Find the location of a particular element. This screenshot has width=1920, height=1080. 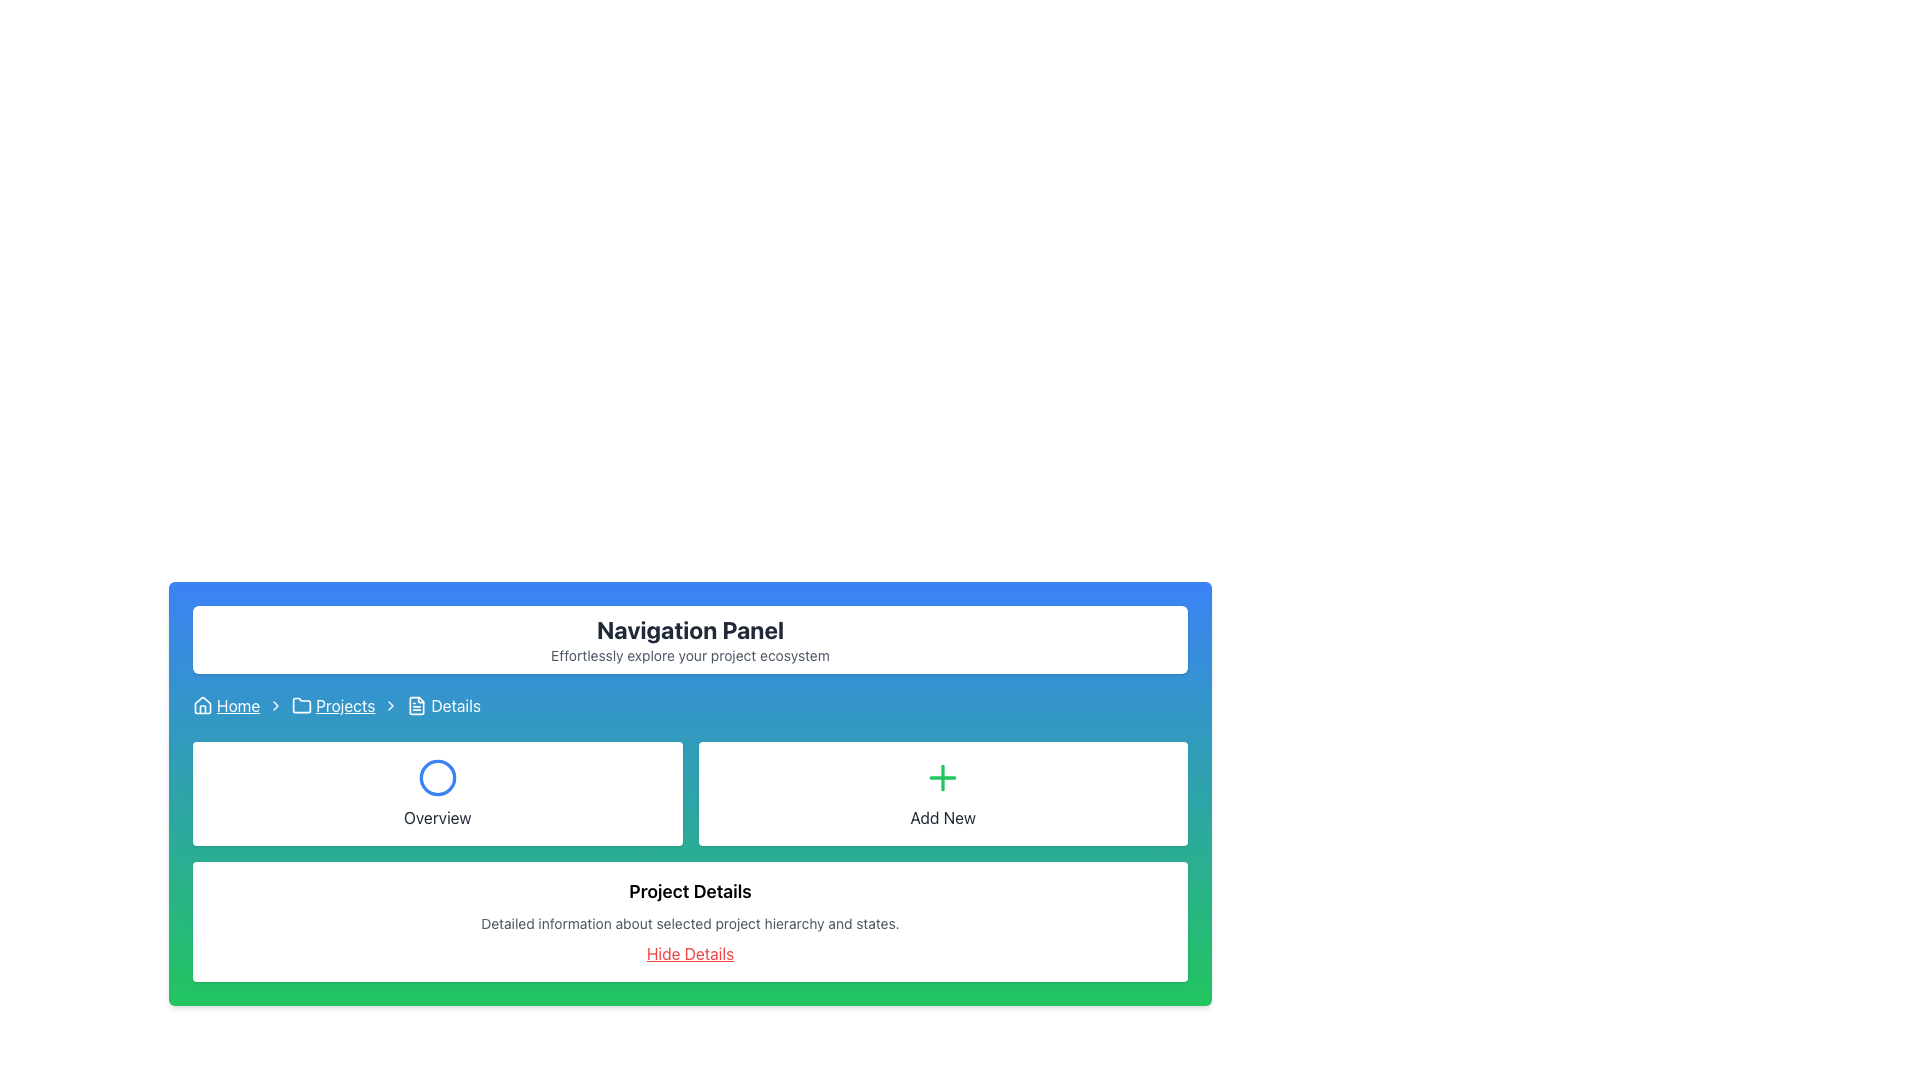

the interactive button located in the top-right area of the grid, positioned to the right of the 'Overview' section and above the 'Project Details' section is located at coordinates (942, 793).